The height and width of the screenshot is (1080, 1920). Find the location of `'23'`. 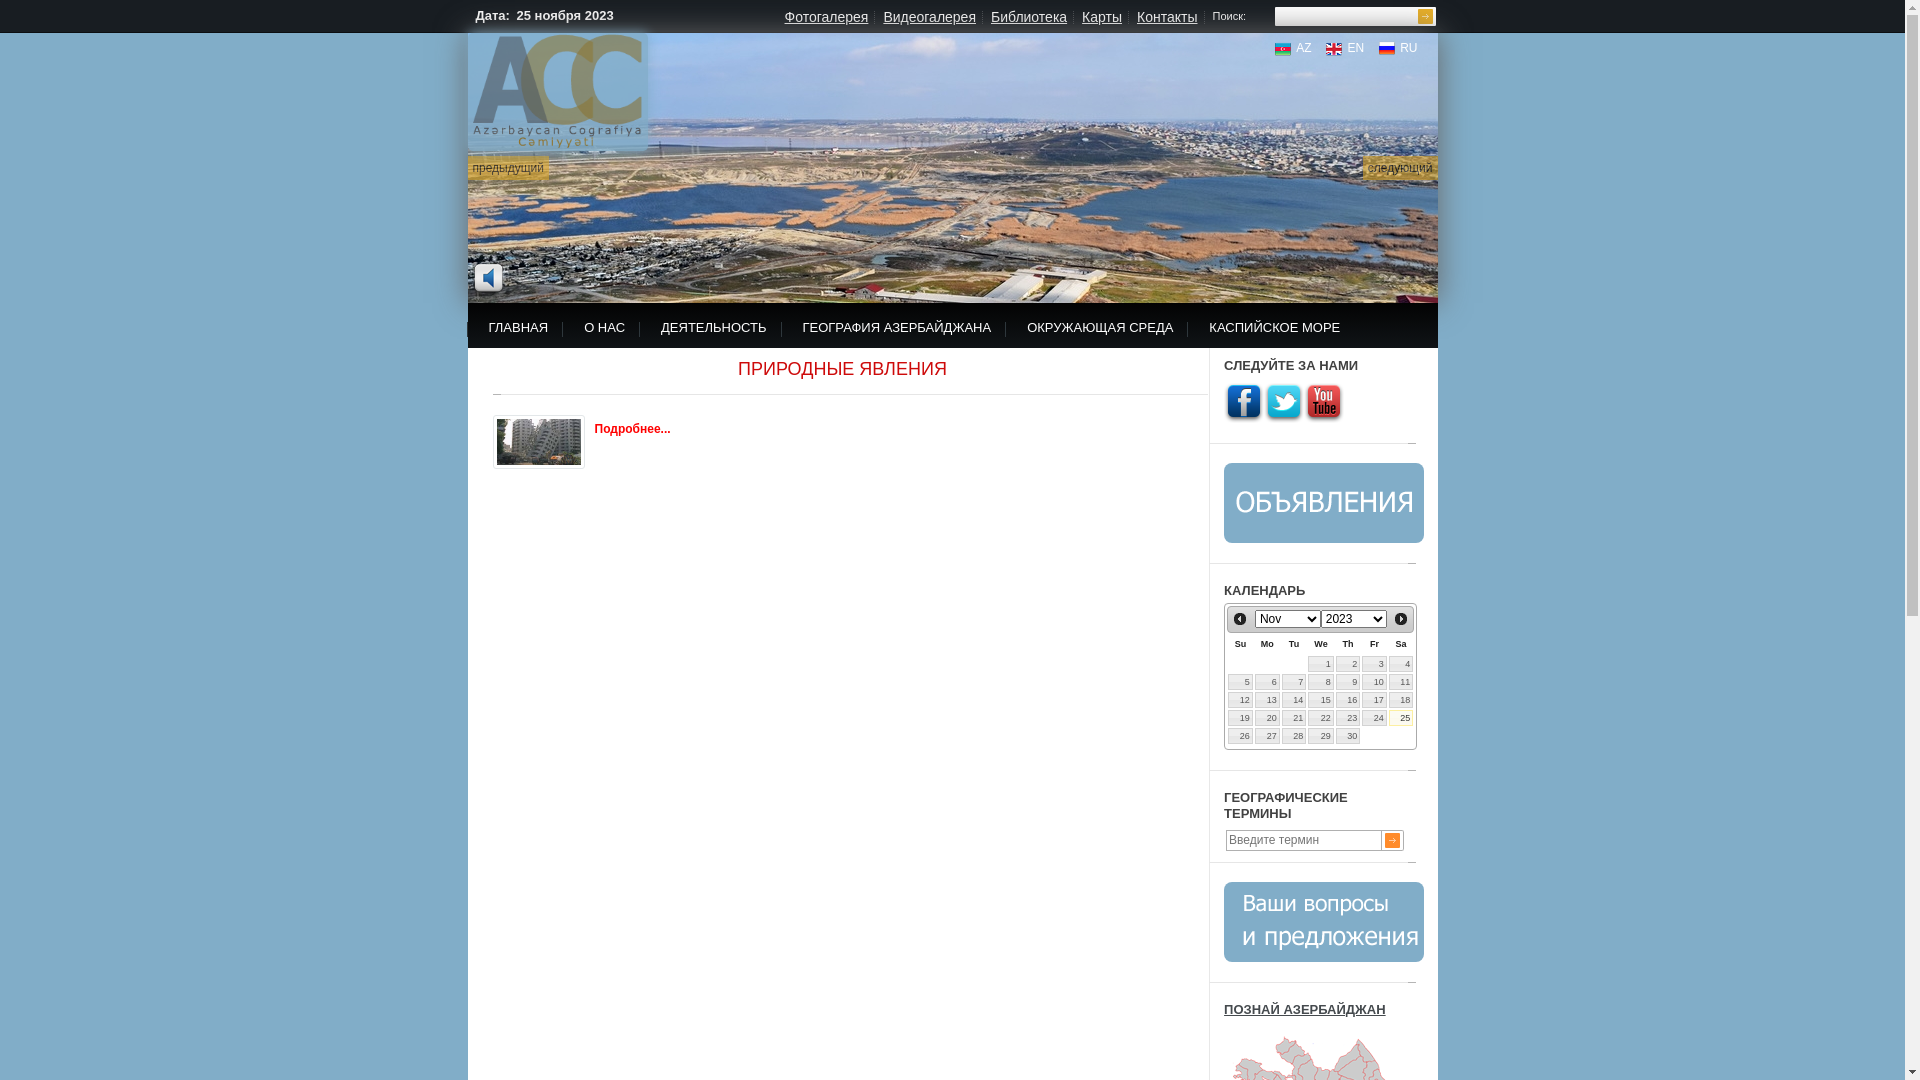

'23' is located at coordinates (1348, 716).